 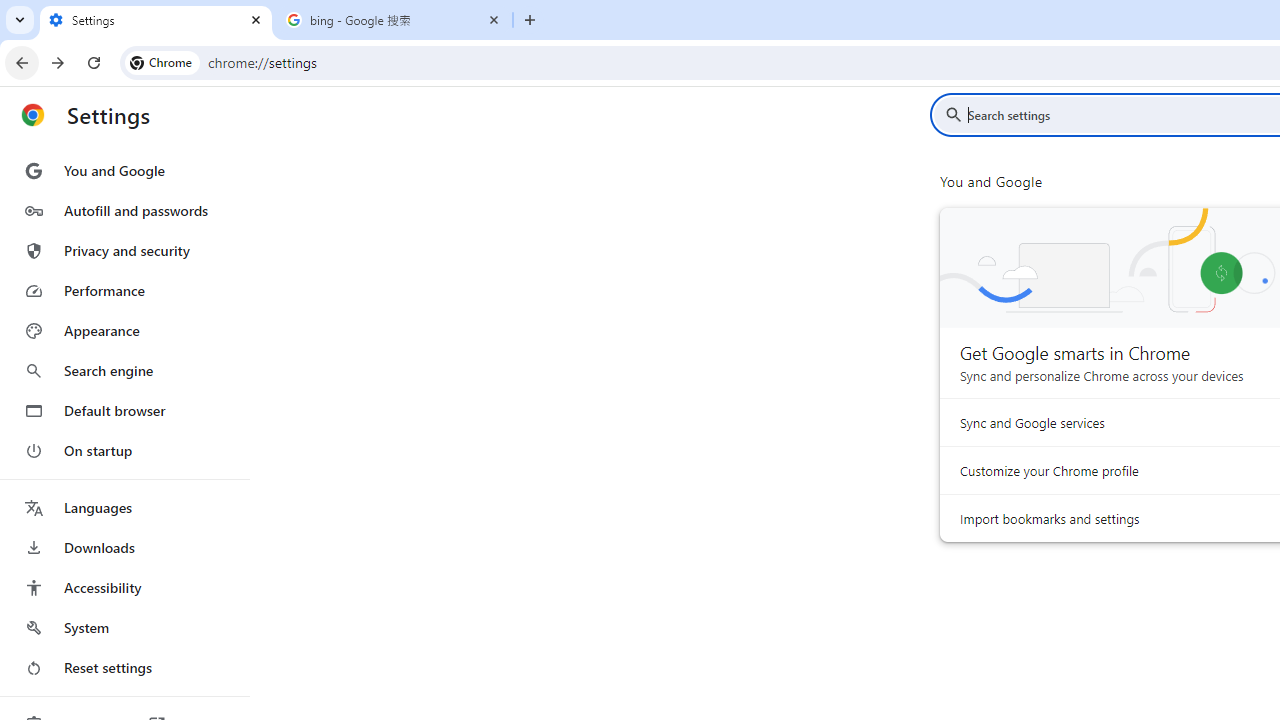 I want to click on 'Downloads', so click(x=123, y=547).